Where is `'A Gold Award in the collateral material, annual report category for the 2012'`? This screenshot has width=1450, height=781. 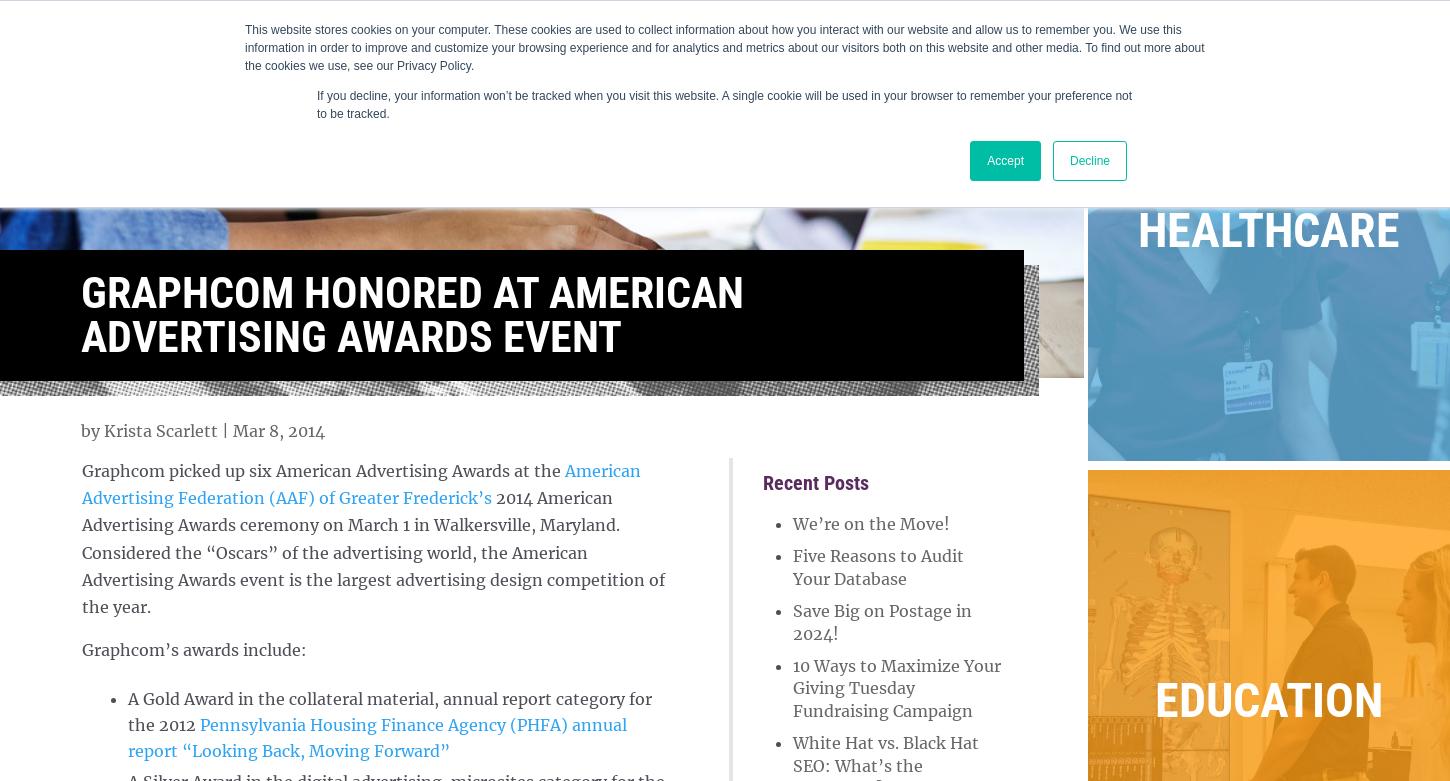 'A Gold Award in the collateral material, annual report category for the 2012' is located at coordinates (126, 710).